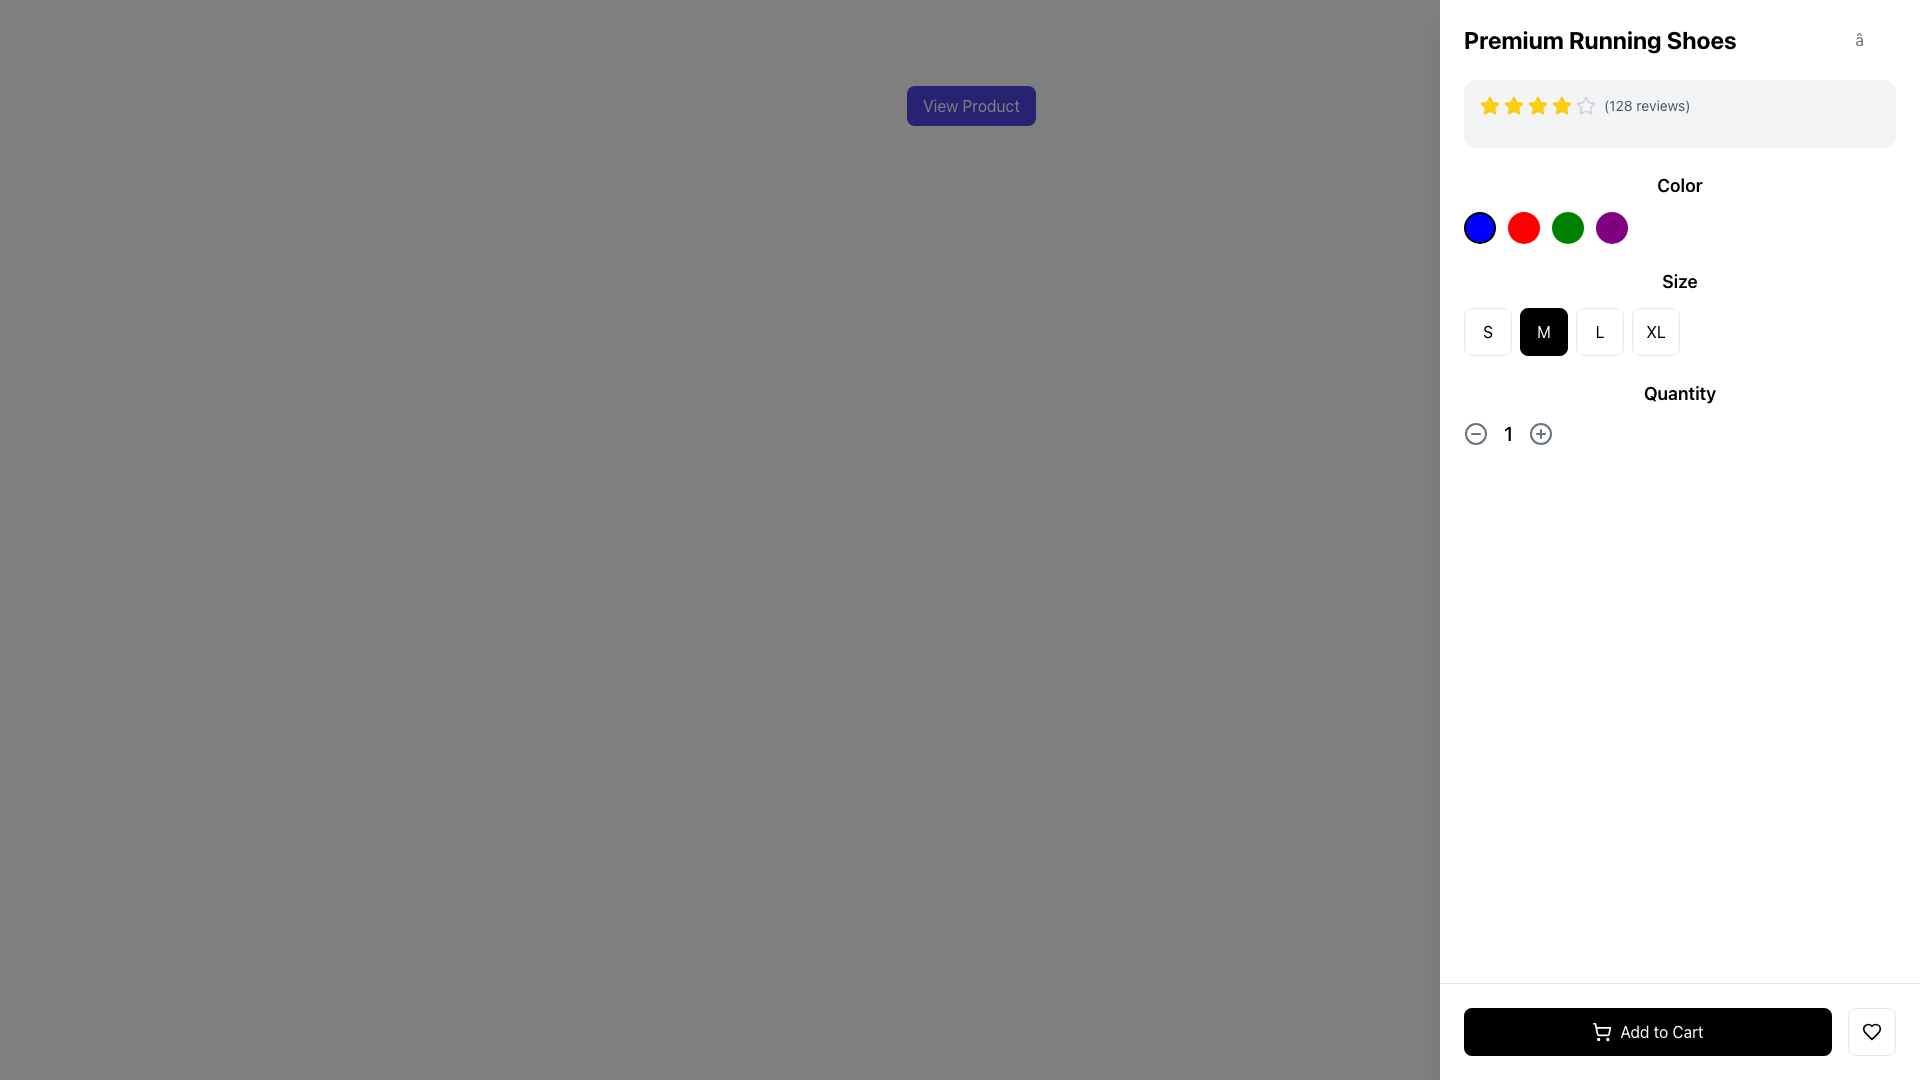 The height and width of the screenshot is (1080, 1920). What do you see at coordinates (1536, 105) in the screenshot?
I see `the third star in the four-star rating component located below the title 'Premium Running Shoes' in the right panel` at bounding box center [1536, 105].